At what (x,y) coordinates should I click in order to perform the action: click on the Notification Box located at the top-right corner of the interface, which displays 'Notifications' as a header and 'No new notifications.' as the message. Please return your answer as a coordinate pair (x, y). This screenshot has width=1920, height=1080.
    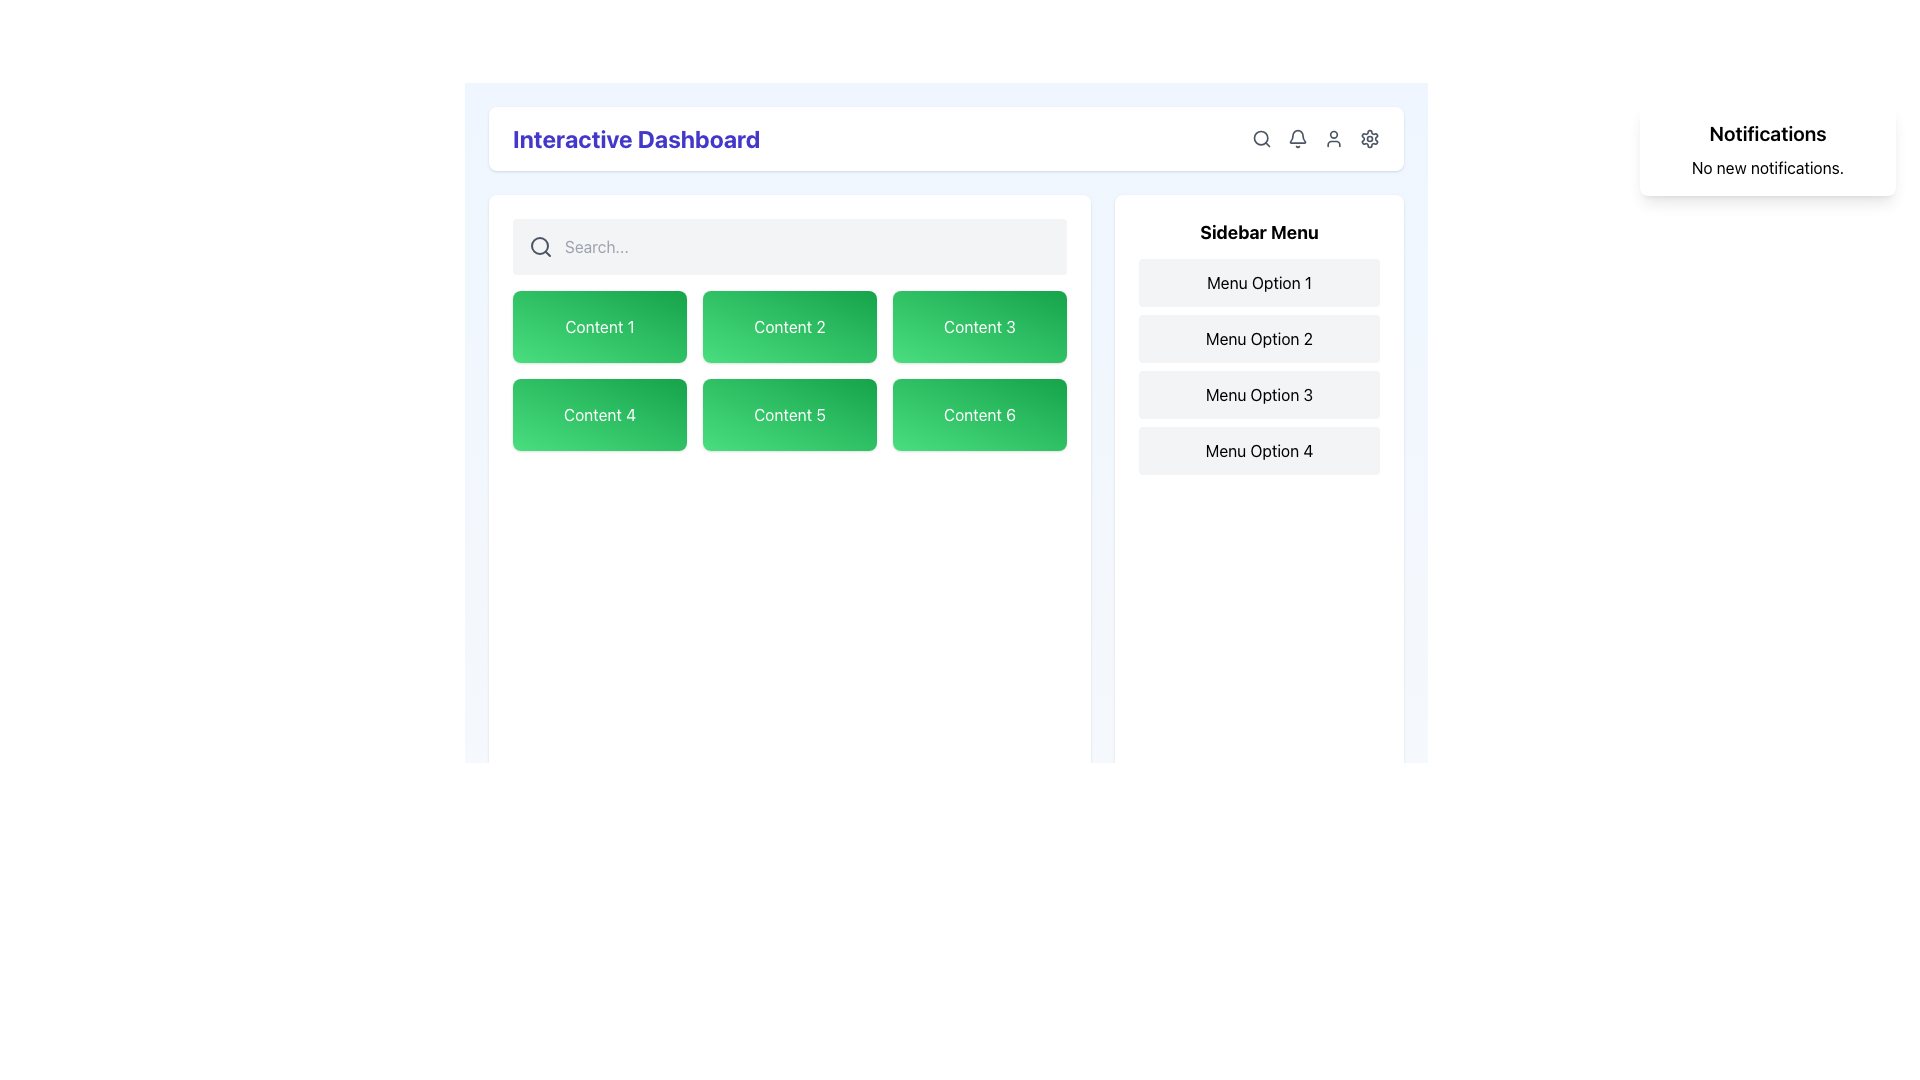
    Looking at the image, I should click on (1767, 149).